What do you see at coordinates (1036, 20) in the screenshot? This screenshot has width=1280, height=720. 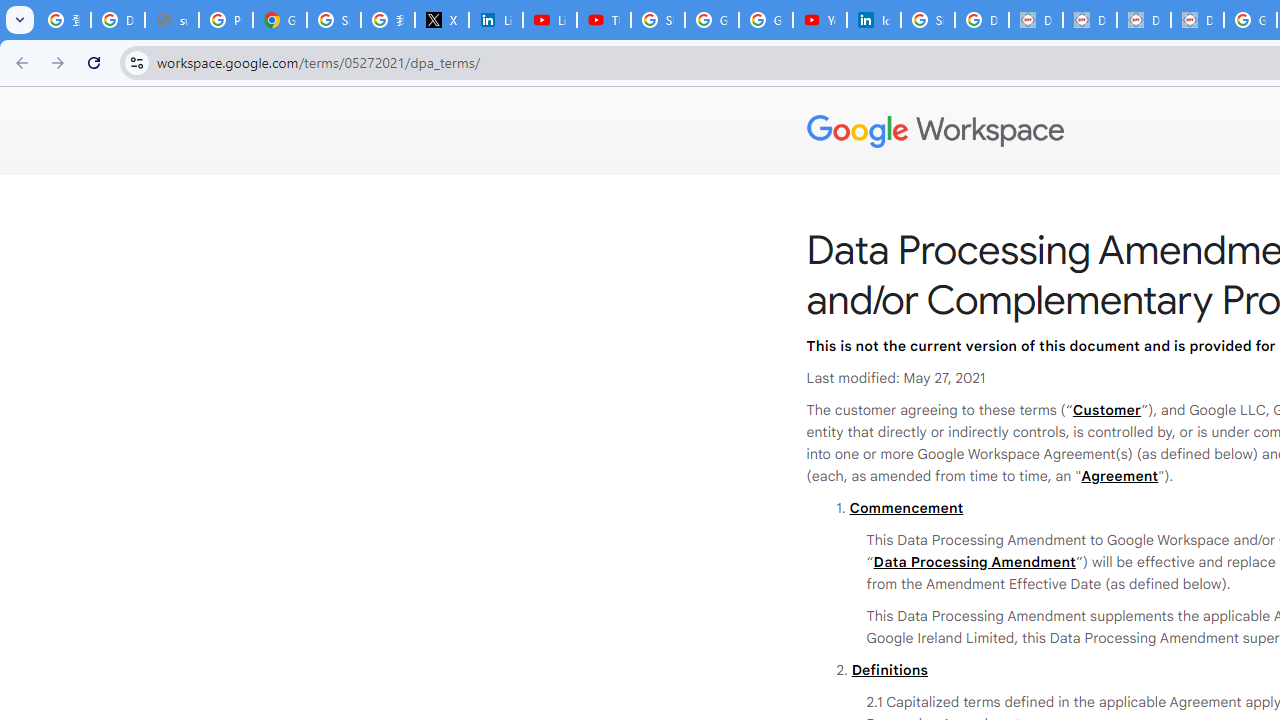 I see `'Data Privacy Framework'` at bounding box center [1036, 20].